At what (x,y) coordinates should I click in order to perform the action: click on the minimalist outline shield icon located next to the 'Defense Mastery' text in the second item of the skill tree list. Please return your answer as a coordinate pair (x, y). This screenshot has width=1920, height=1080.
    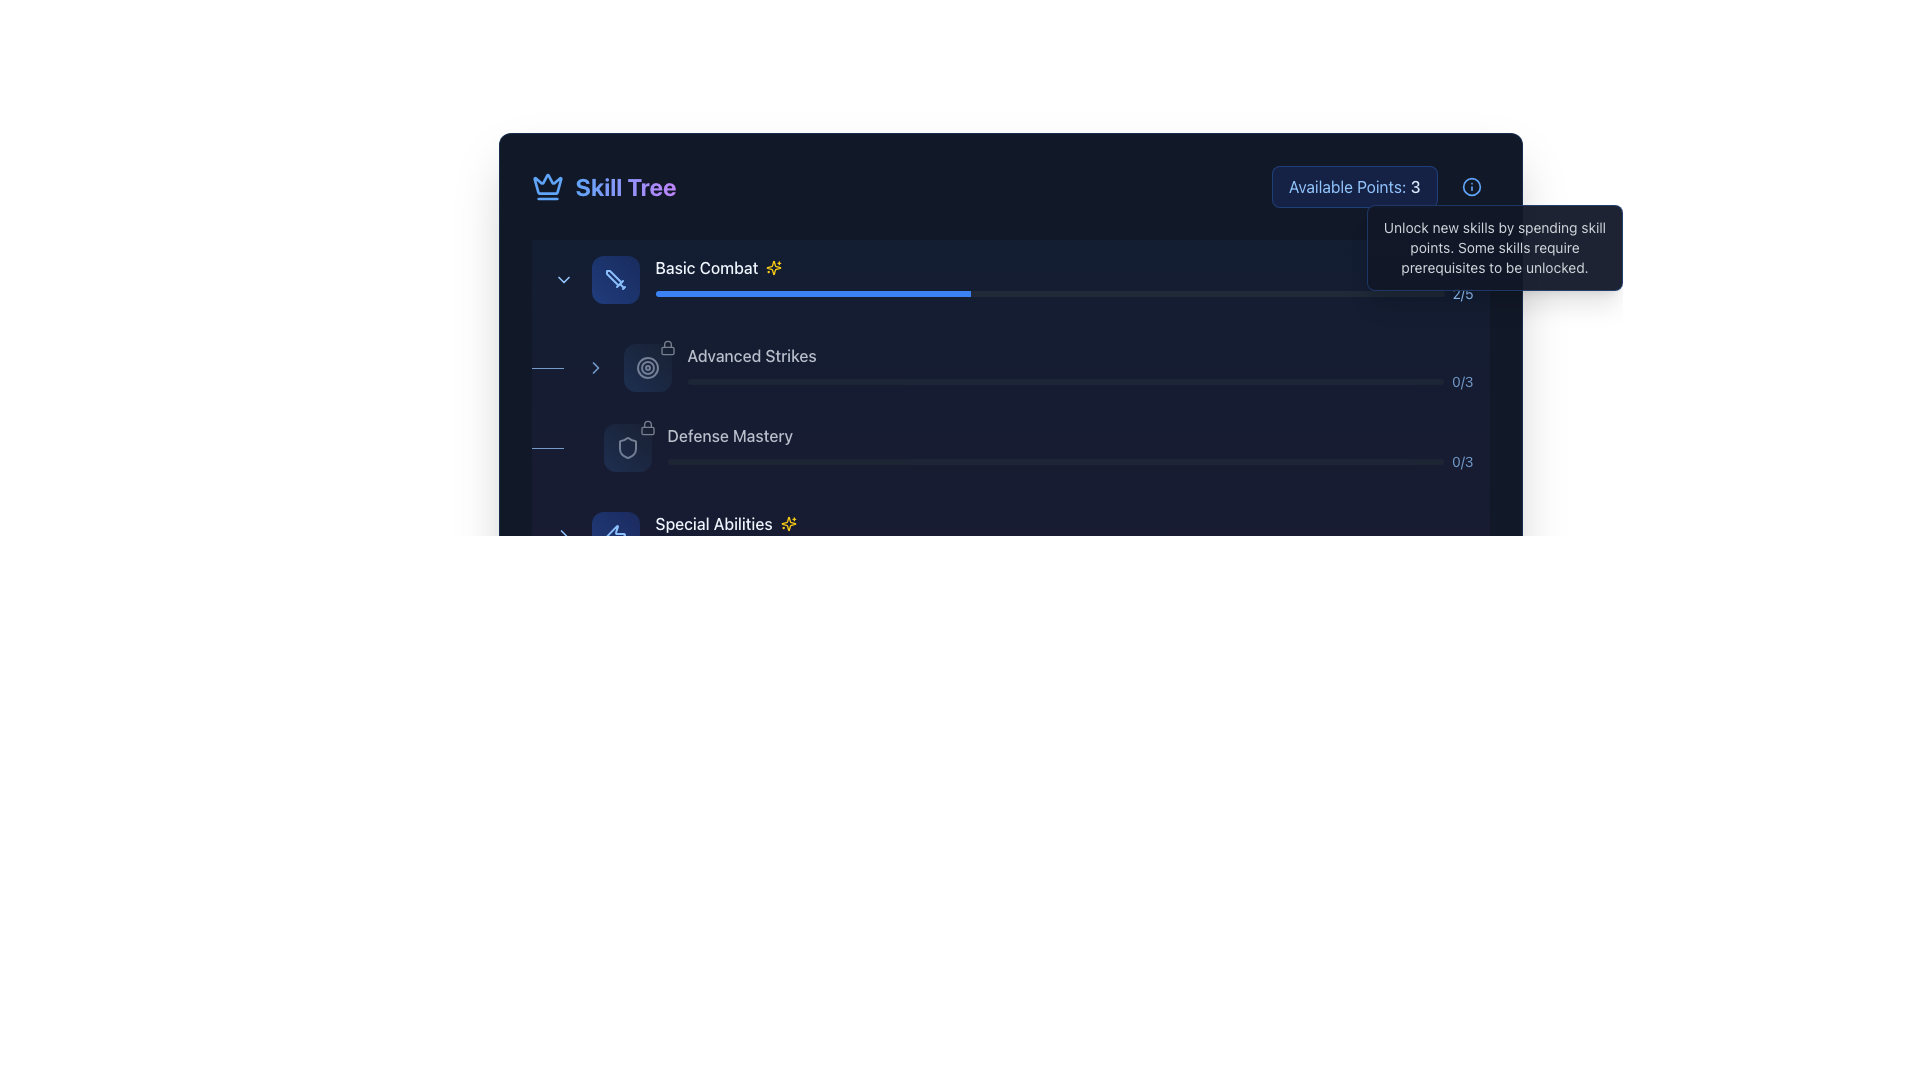
    Looking at the image, I should click on (626, 446).